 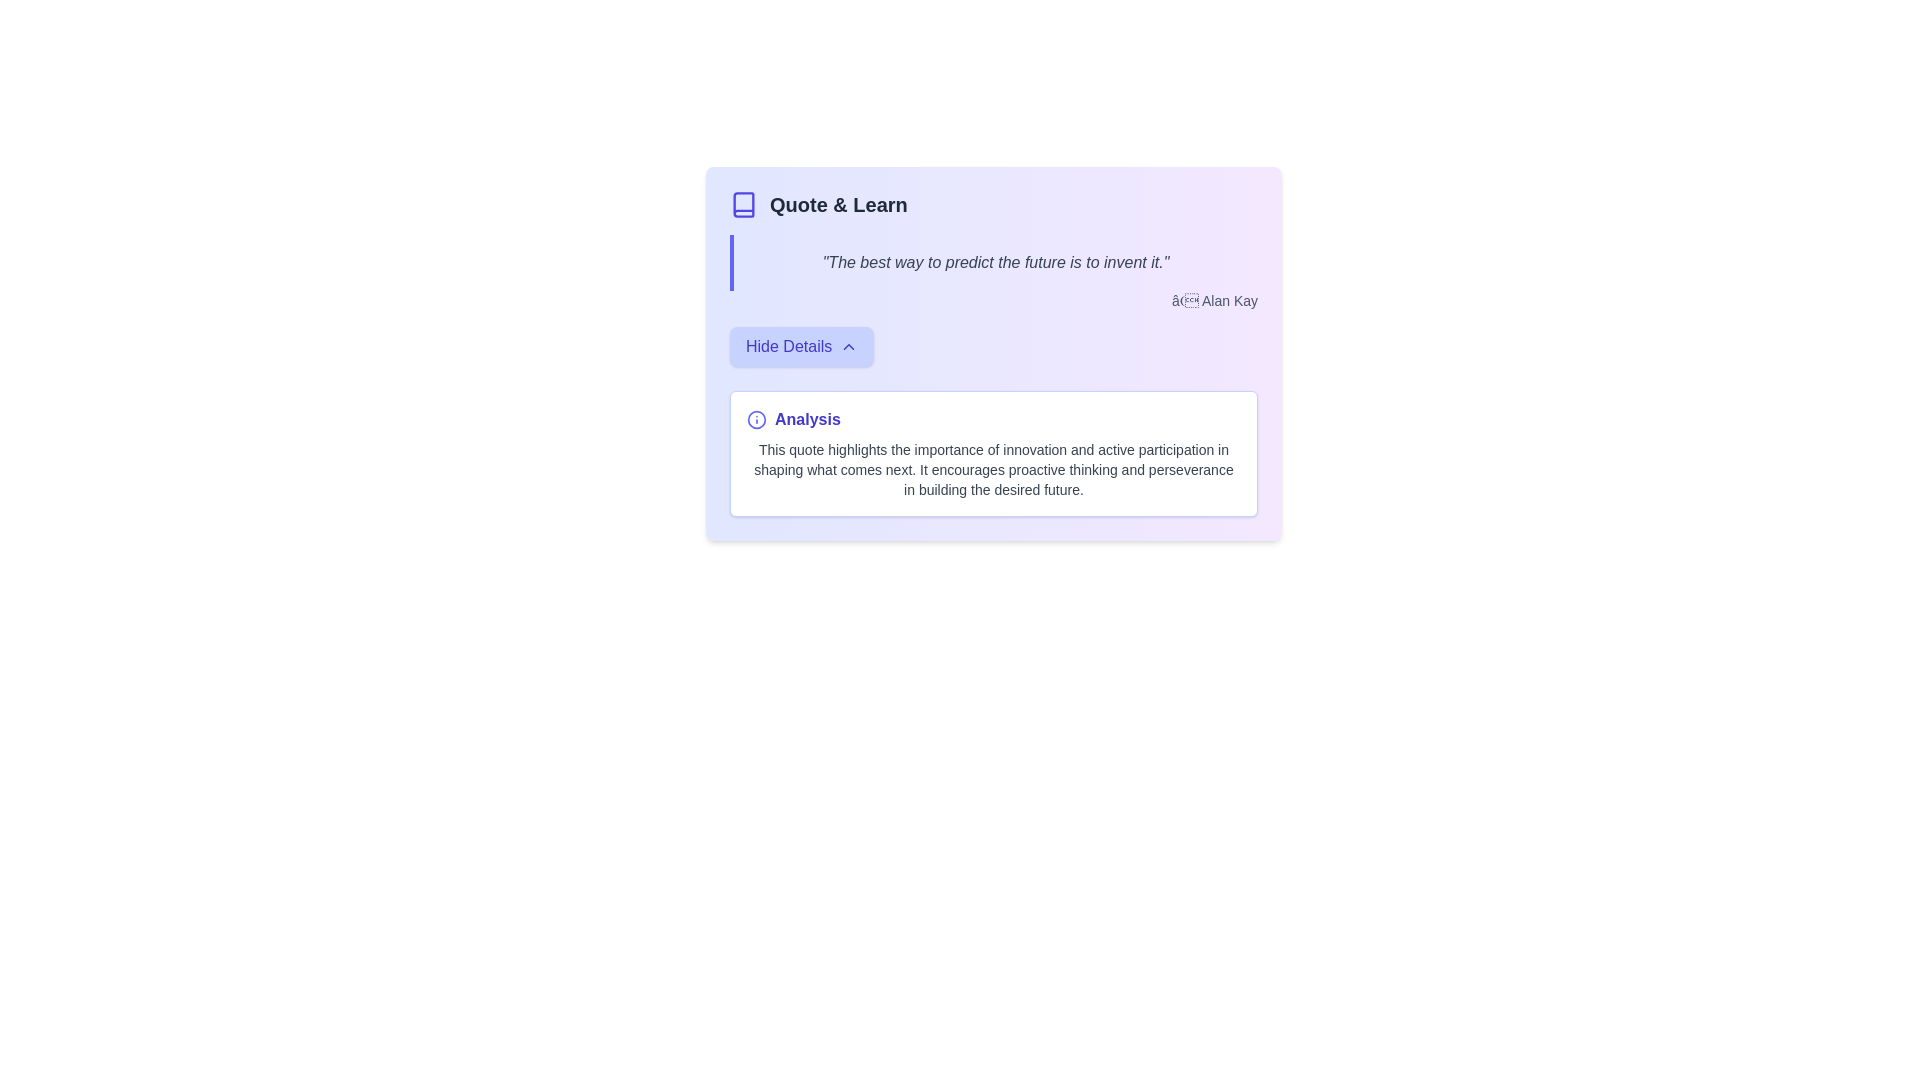 What do you see at coordinates (756, 419) in the screenshot?
I see `the outermost circular decorative element of the information icon located in the top-right corner of the card-like interface` at bounding box center [756, 419].